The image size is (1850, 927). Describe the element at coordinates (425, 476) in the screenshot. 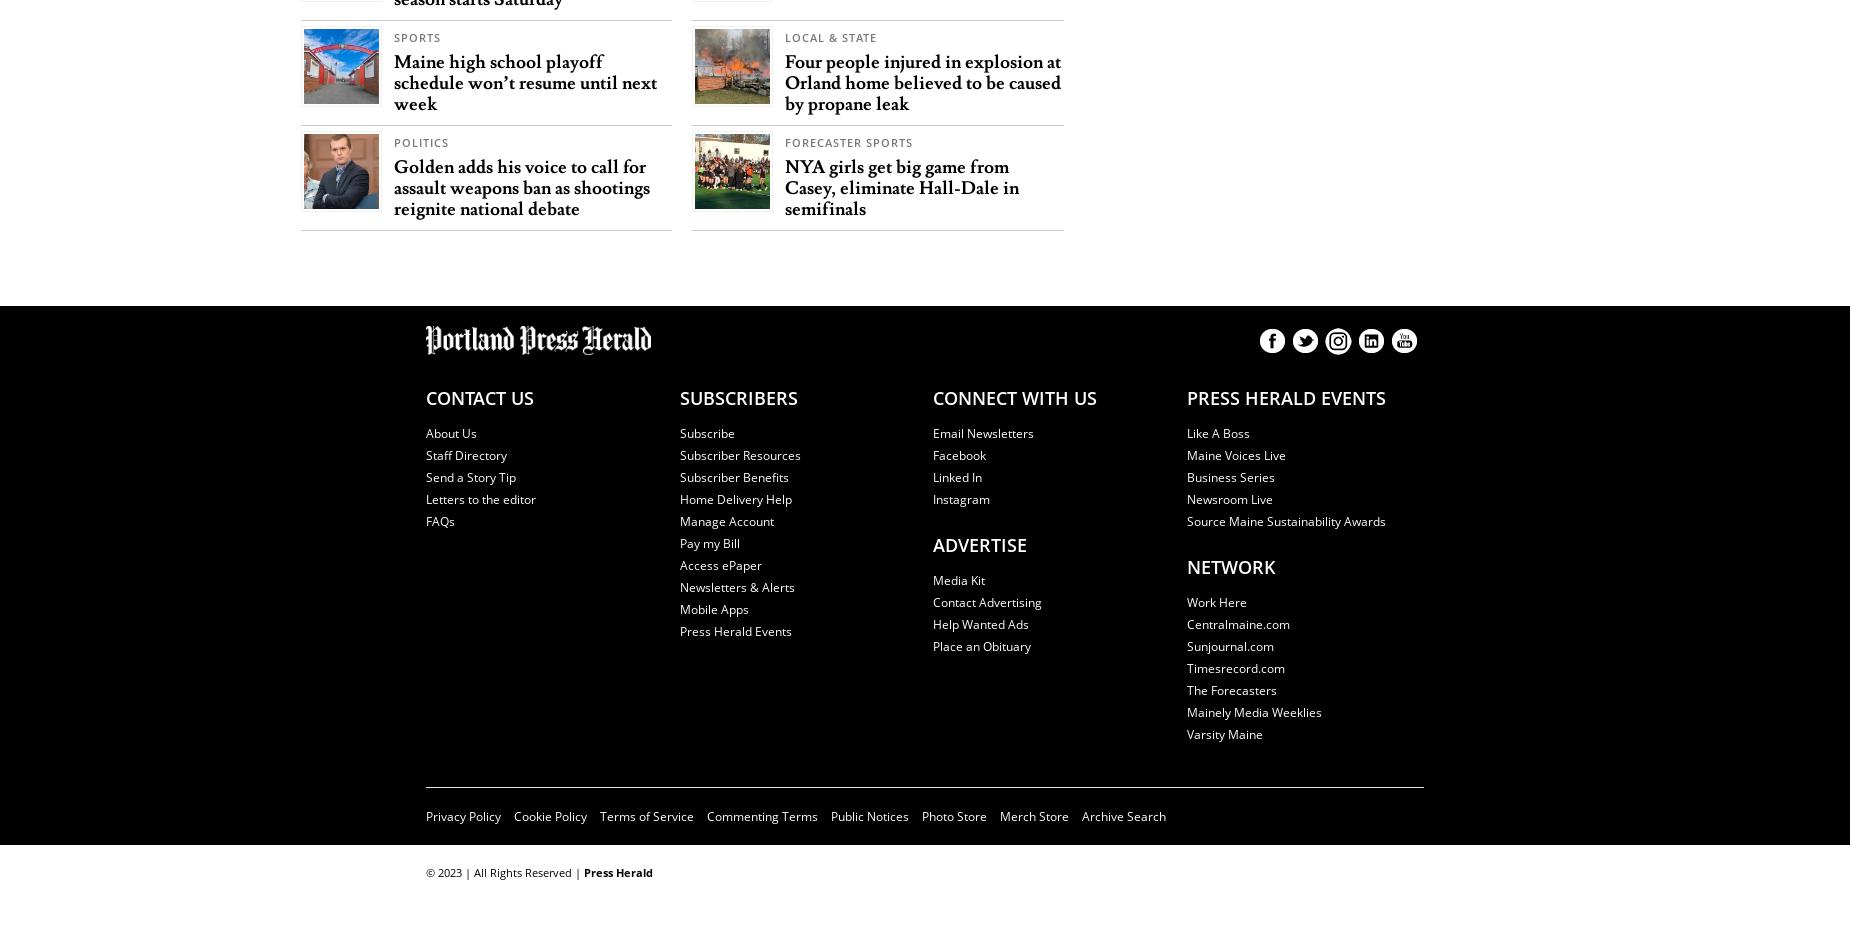

I see `'Send a Story Tip'` at that location.